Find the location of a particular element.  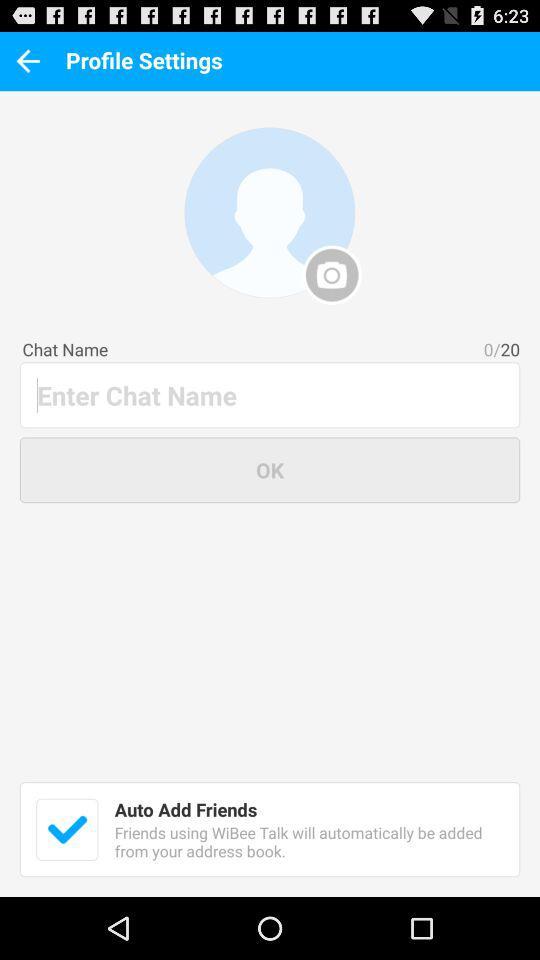

the name is located at coordinates (270, 394).